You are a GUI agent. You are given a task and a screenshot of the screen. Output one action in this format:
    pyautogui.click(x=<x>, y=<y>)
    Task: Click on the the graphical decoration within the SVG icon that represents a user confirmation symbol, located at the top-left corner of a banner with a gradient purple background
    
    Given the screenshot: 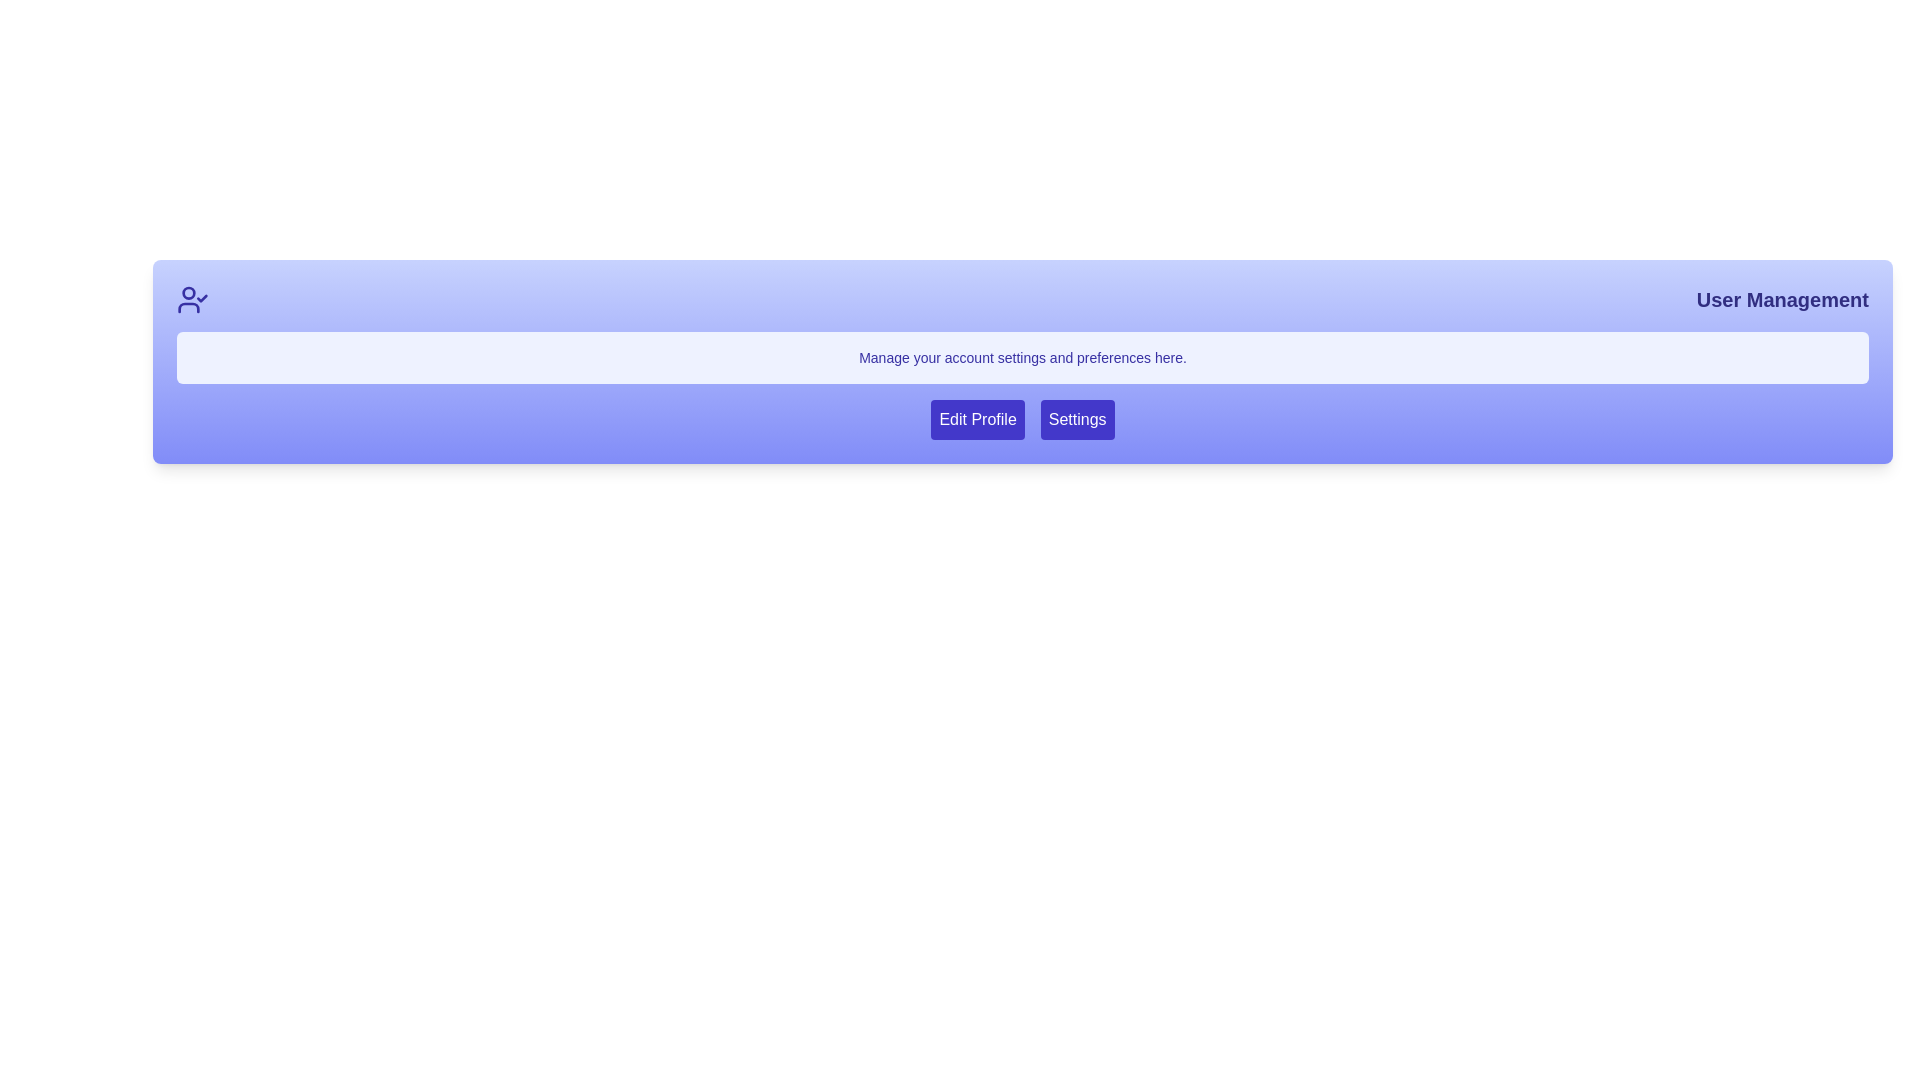 What is the action you would take?
    pyautogui.click(x=188, y=308)
    